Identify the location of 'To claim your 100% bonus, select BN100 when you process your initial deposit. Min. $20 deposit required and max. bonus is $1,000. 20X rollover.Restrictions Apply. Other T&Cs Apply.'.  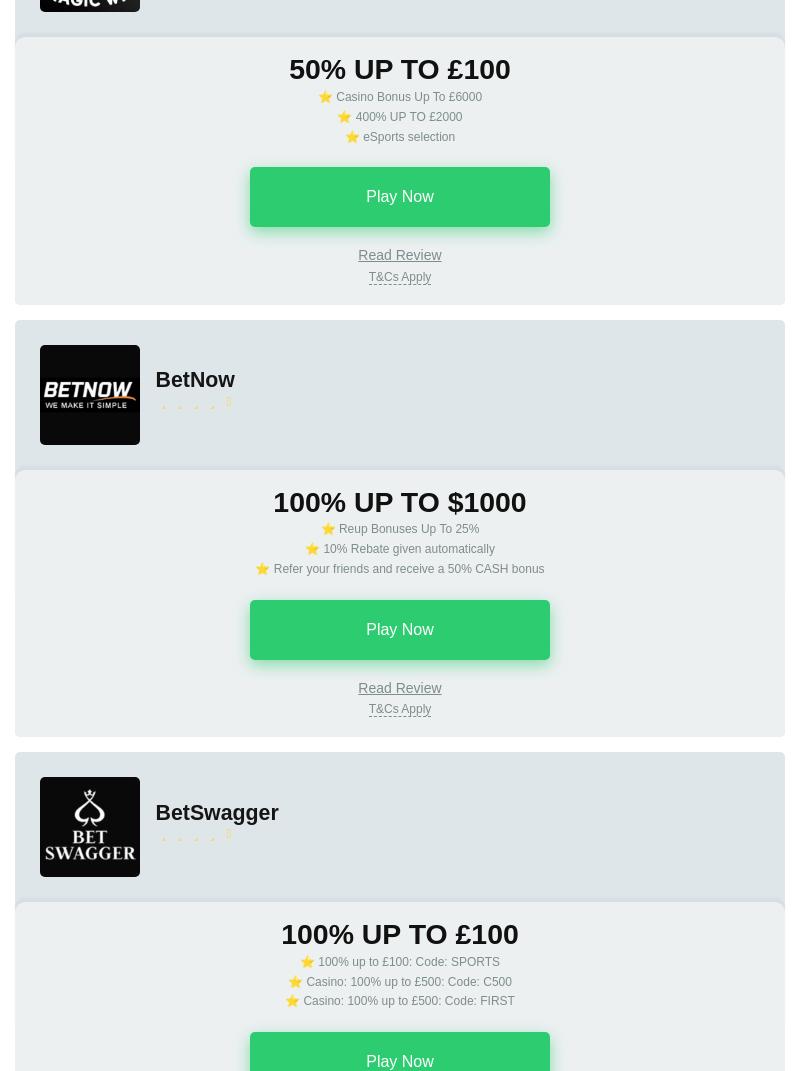
(398, 779).